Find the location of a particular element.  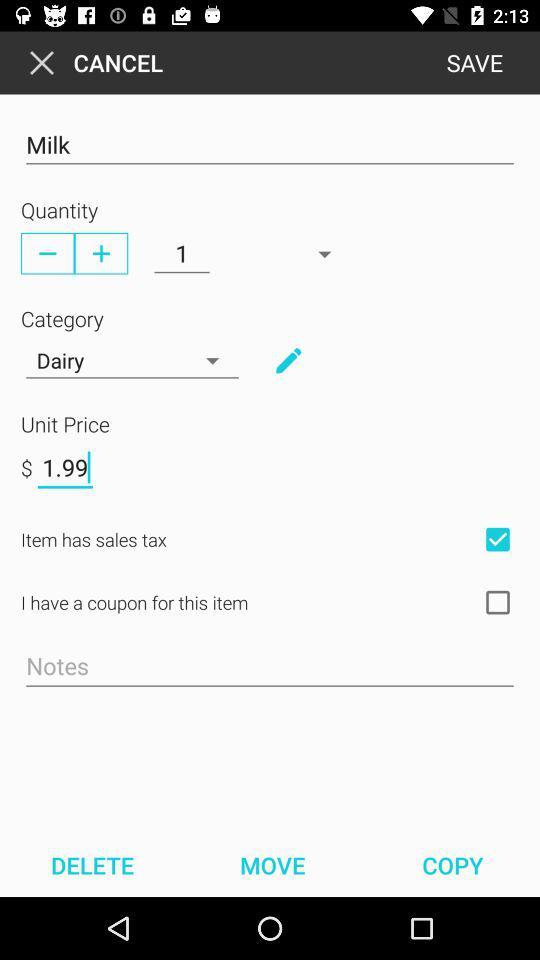

quantity is located at coordinates (100, 252).